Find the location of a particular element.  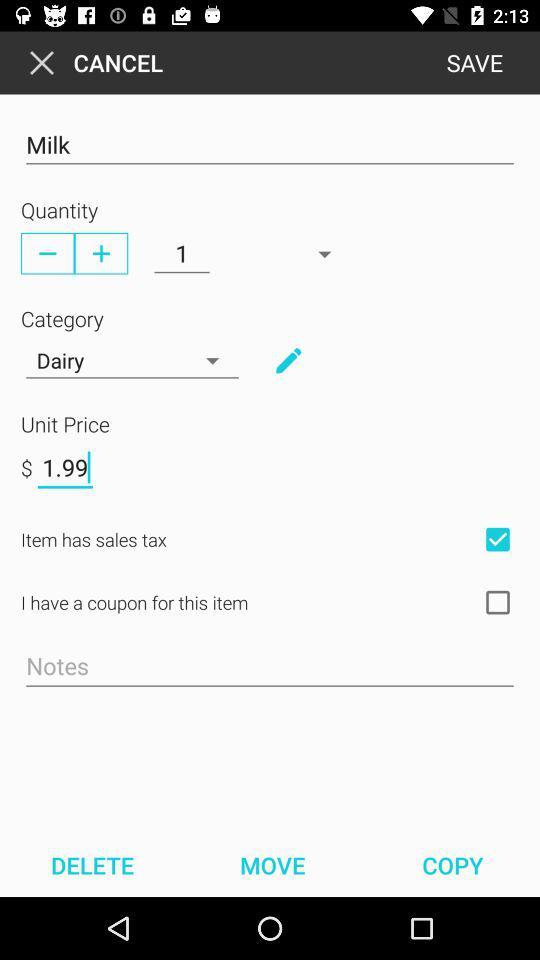

quantity is located at coordinates (100, 252).